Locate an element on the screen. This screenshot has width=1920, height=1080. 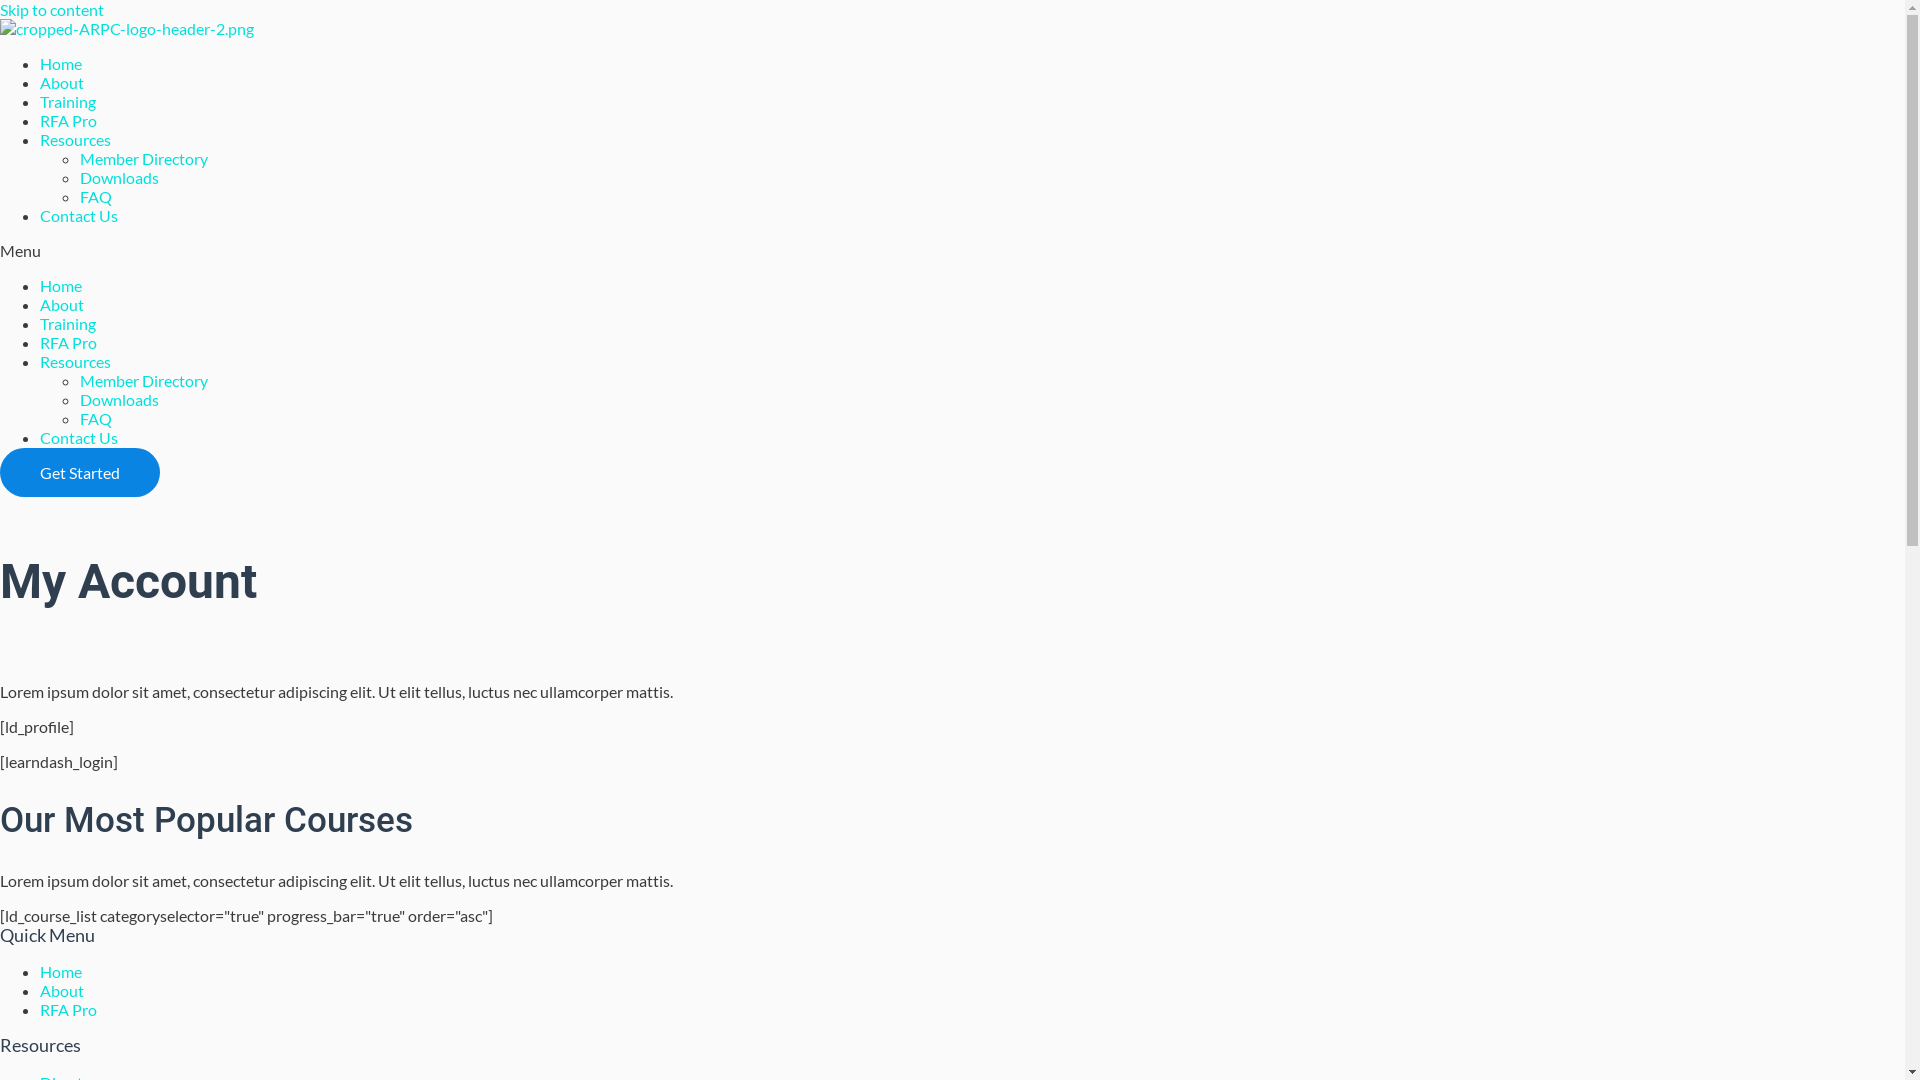
'Home' is located at coordinates (39, 285).